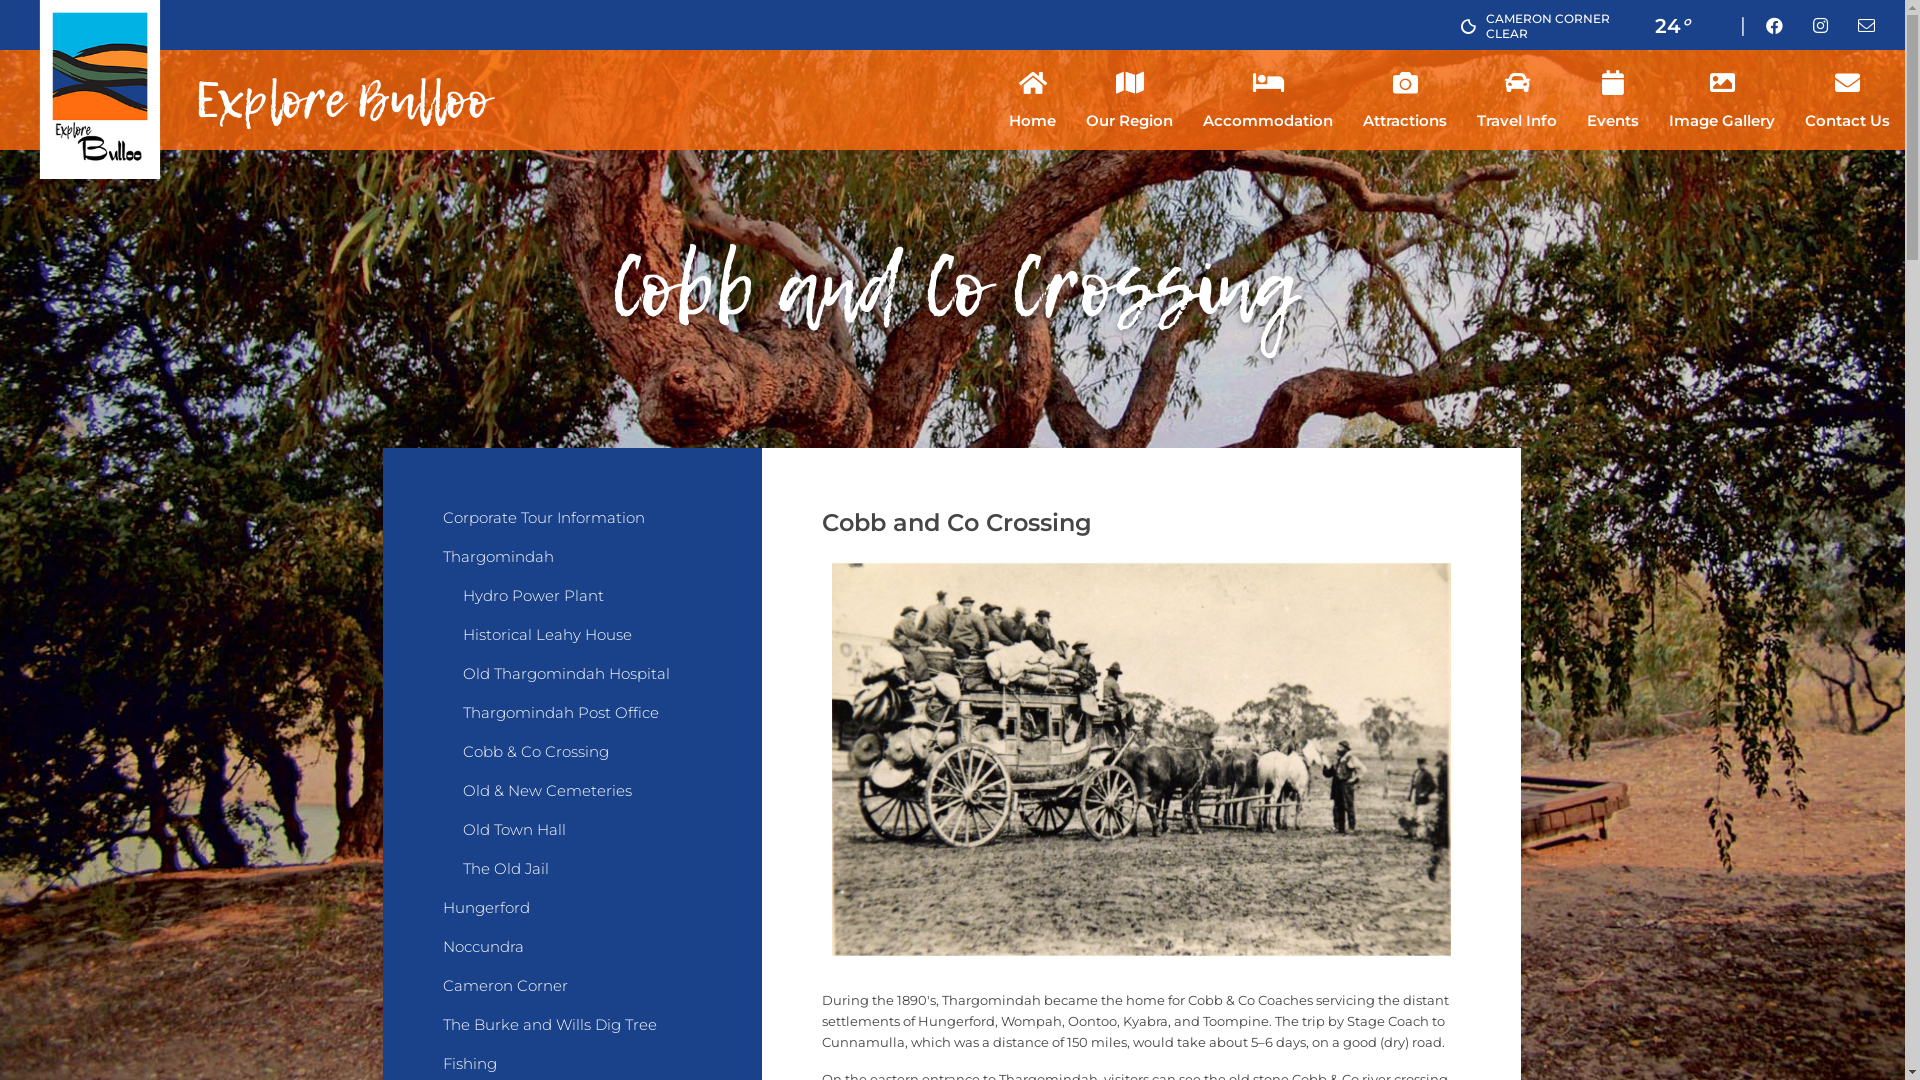  I want to click on 'Cameron Corner', so click(570, 995).